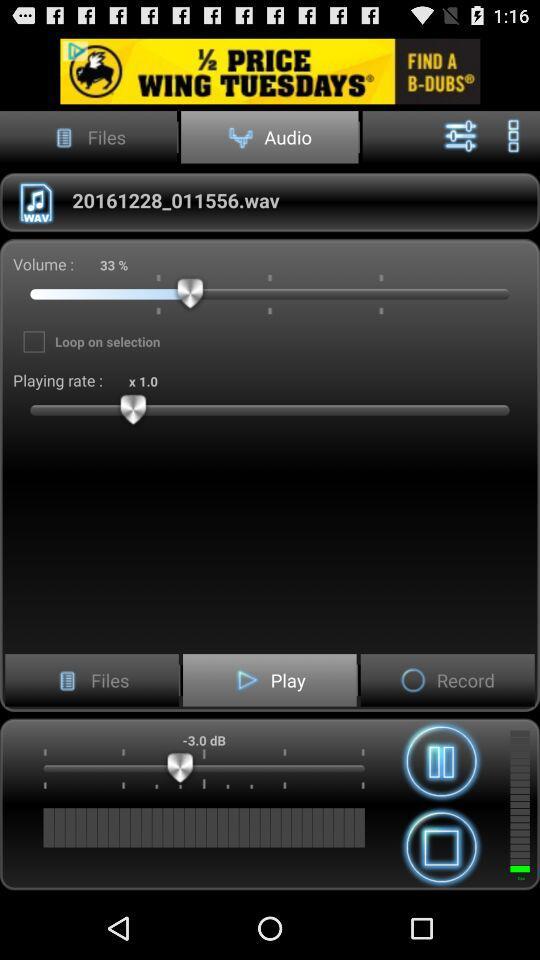  Describe the element at coordinates (270, 71) in the screenshot. I see `open advertisement` at that location.